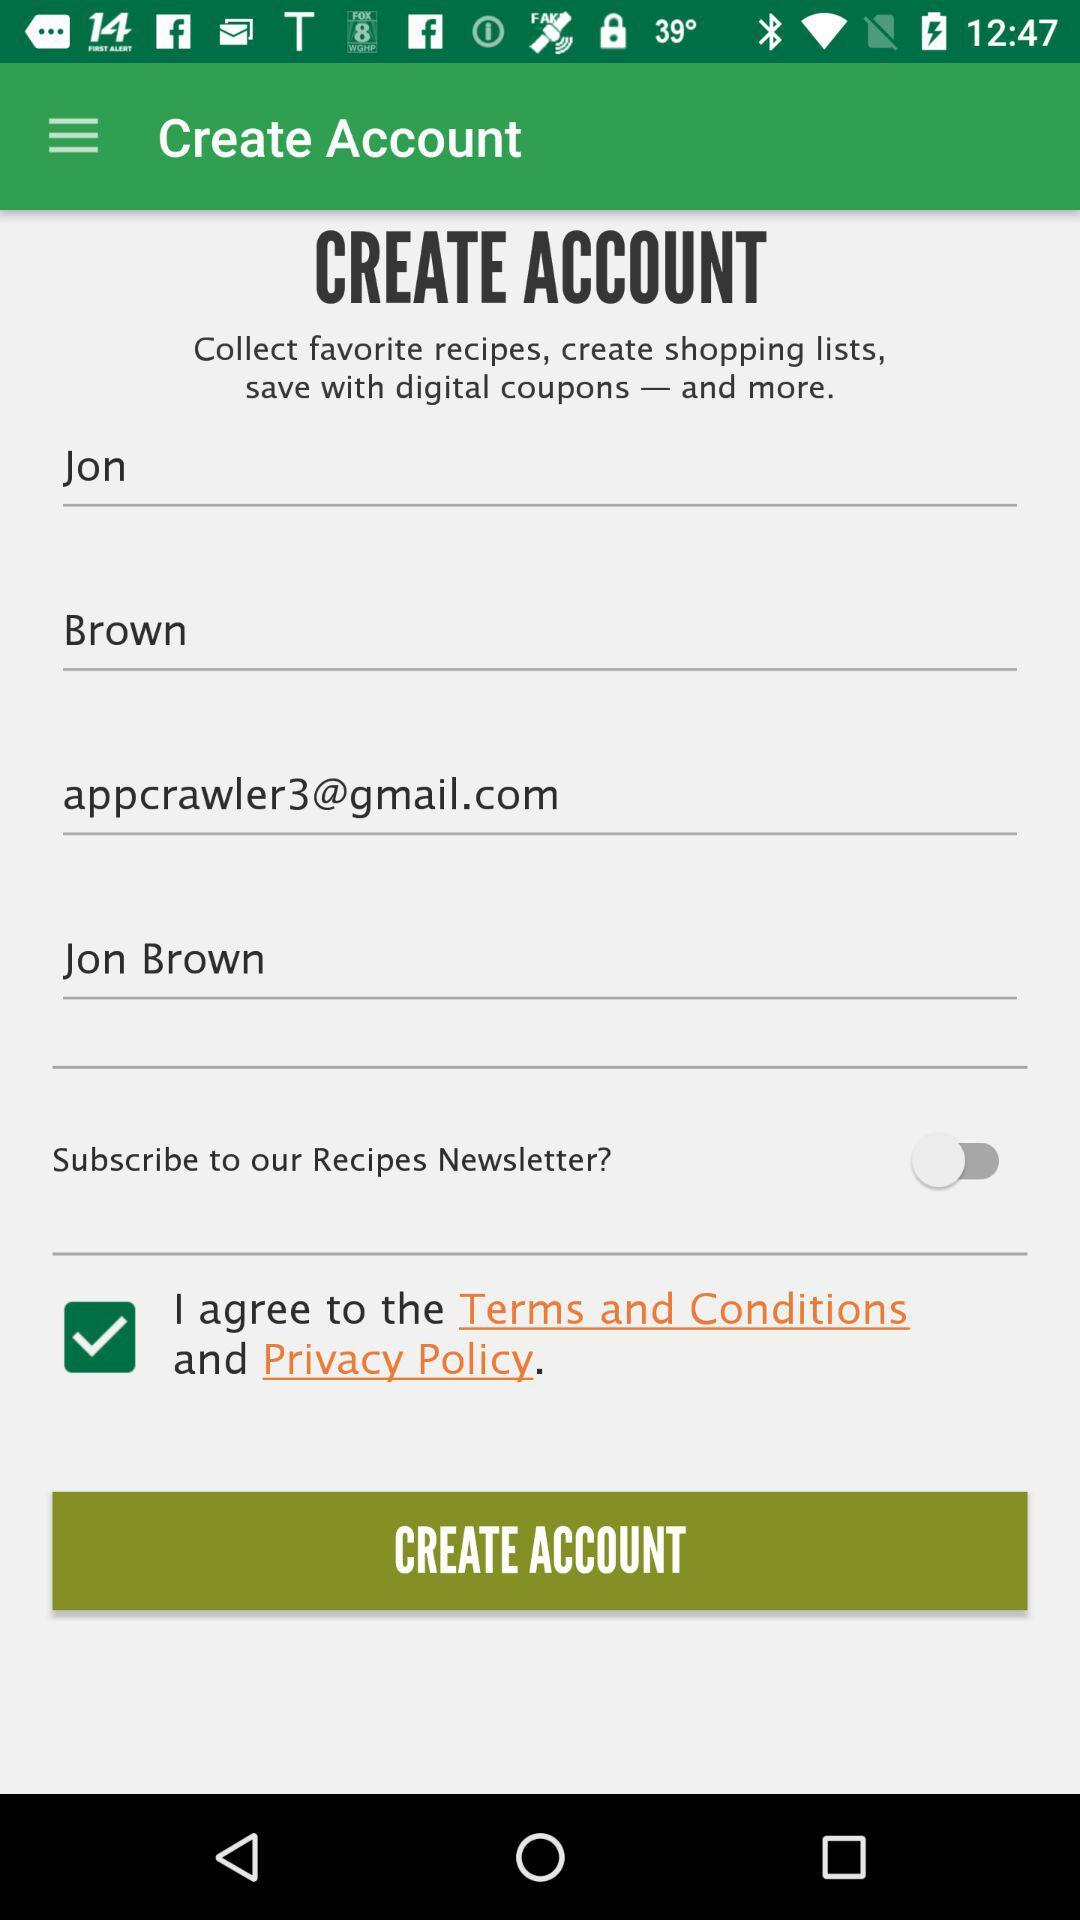  I want to click on subscribe to newsletter, so click(922, 1160).